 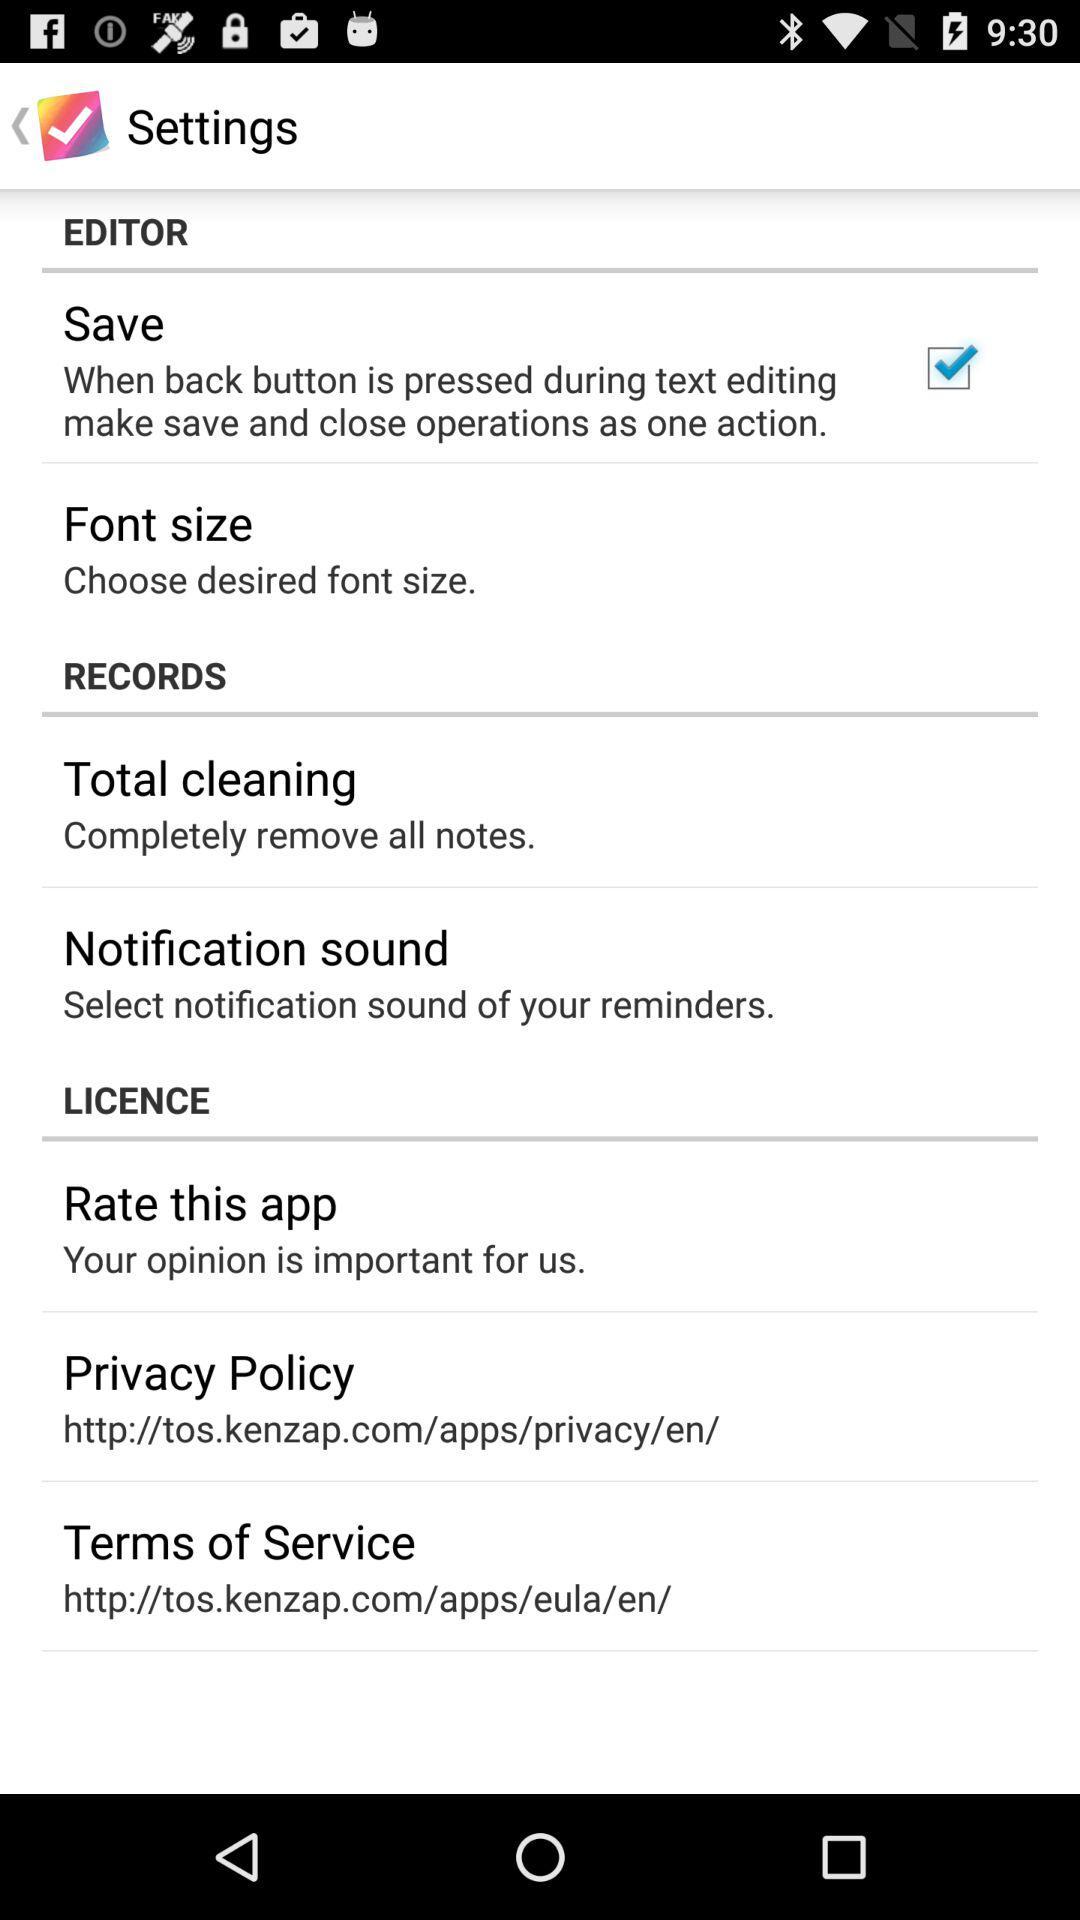 I want to click on the app above the rate this app app, so click(x=540, y=1098).